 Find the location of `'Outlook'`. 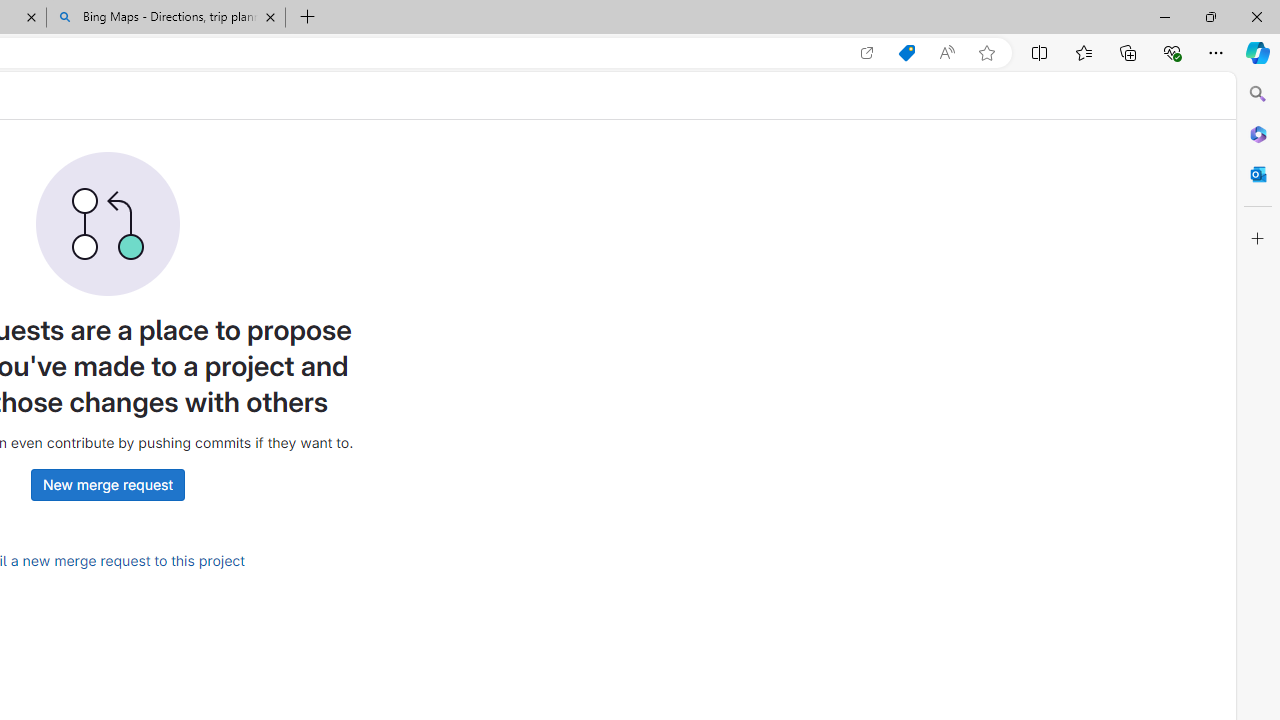

'Outlook' is located at coordinates (1257, 173).